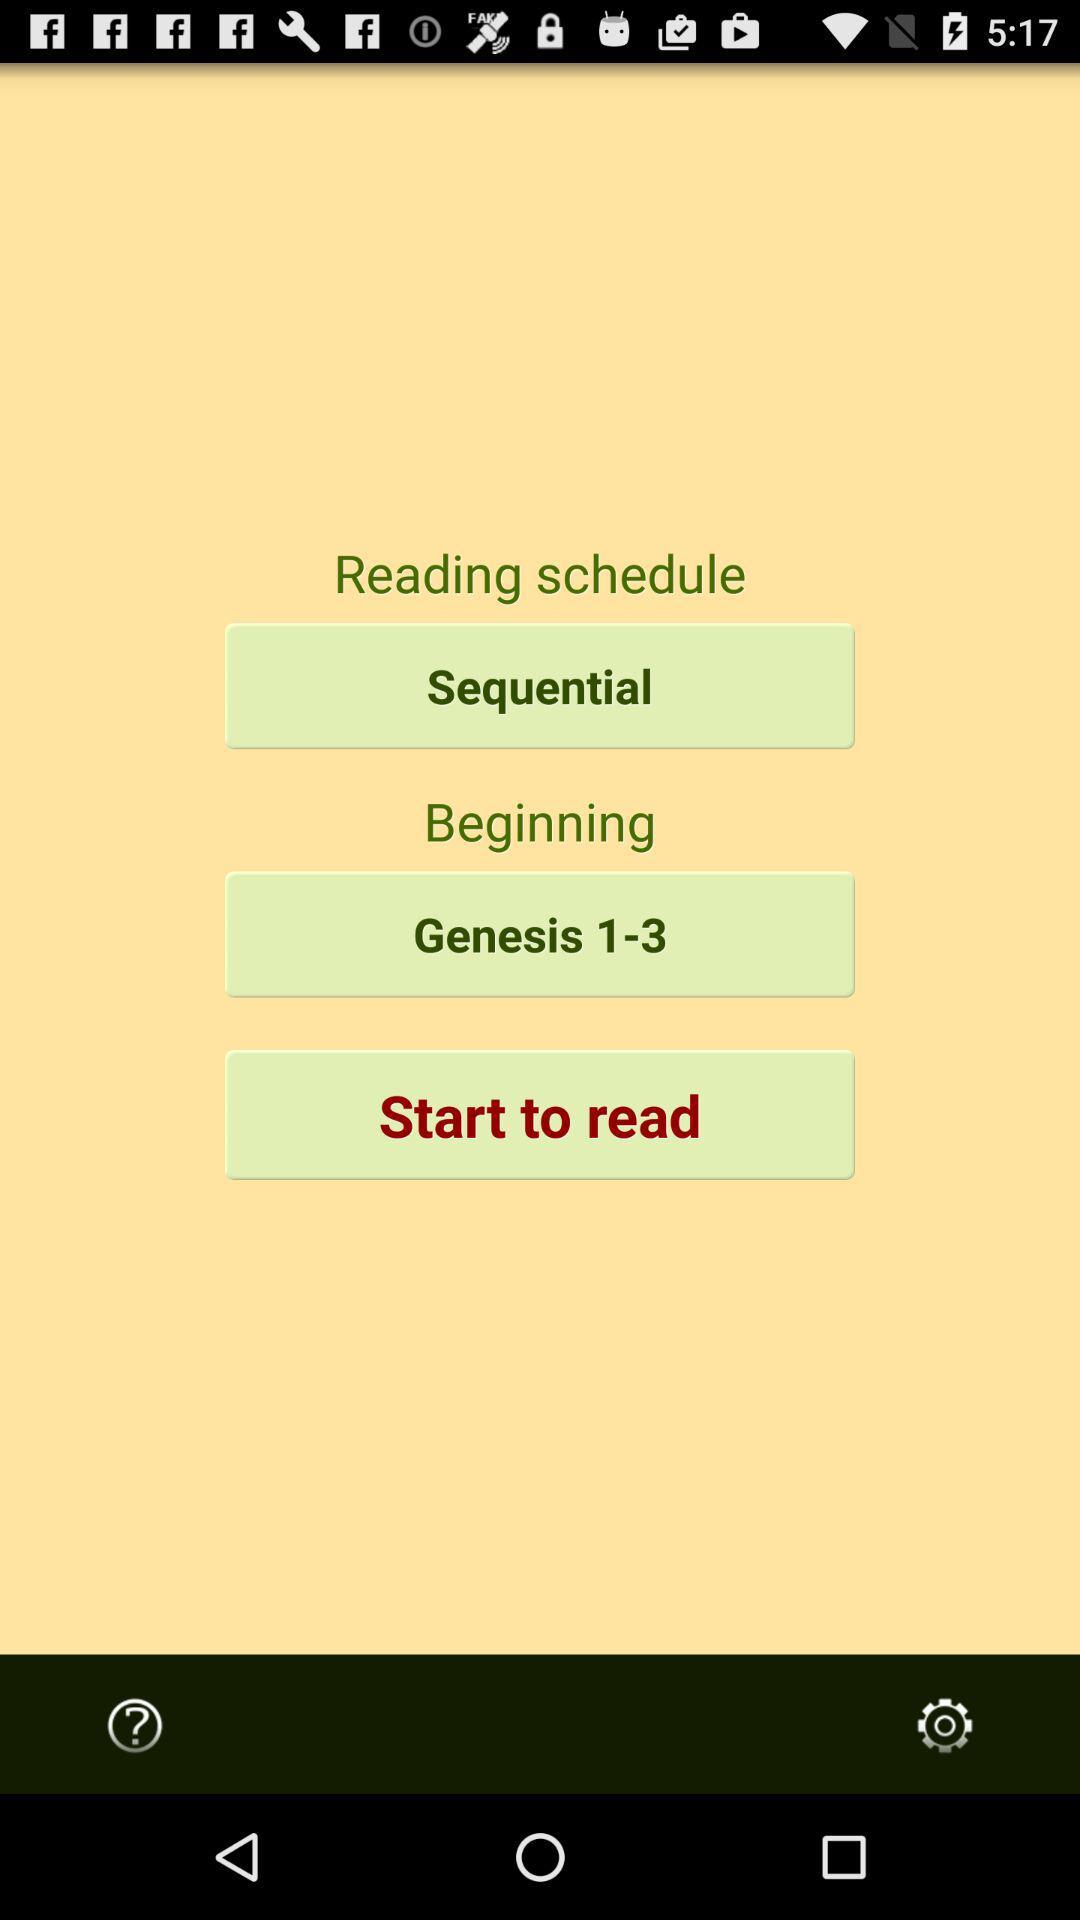  Describe the element at coordinates (540, 686) in the screenshot. I see `item above the beginning` at that location.